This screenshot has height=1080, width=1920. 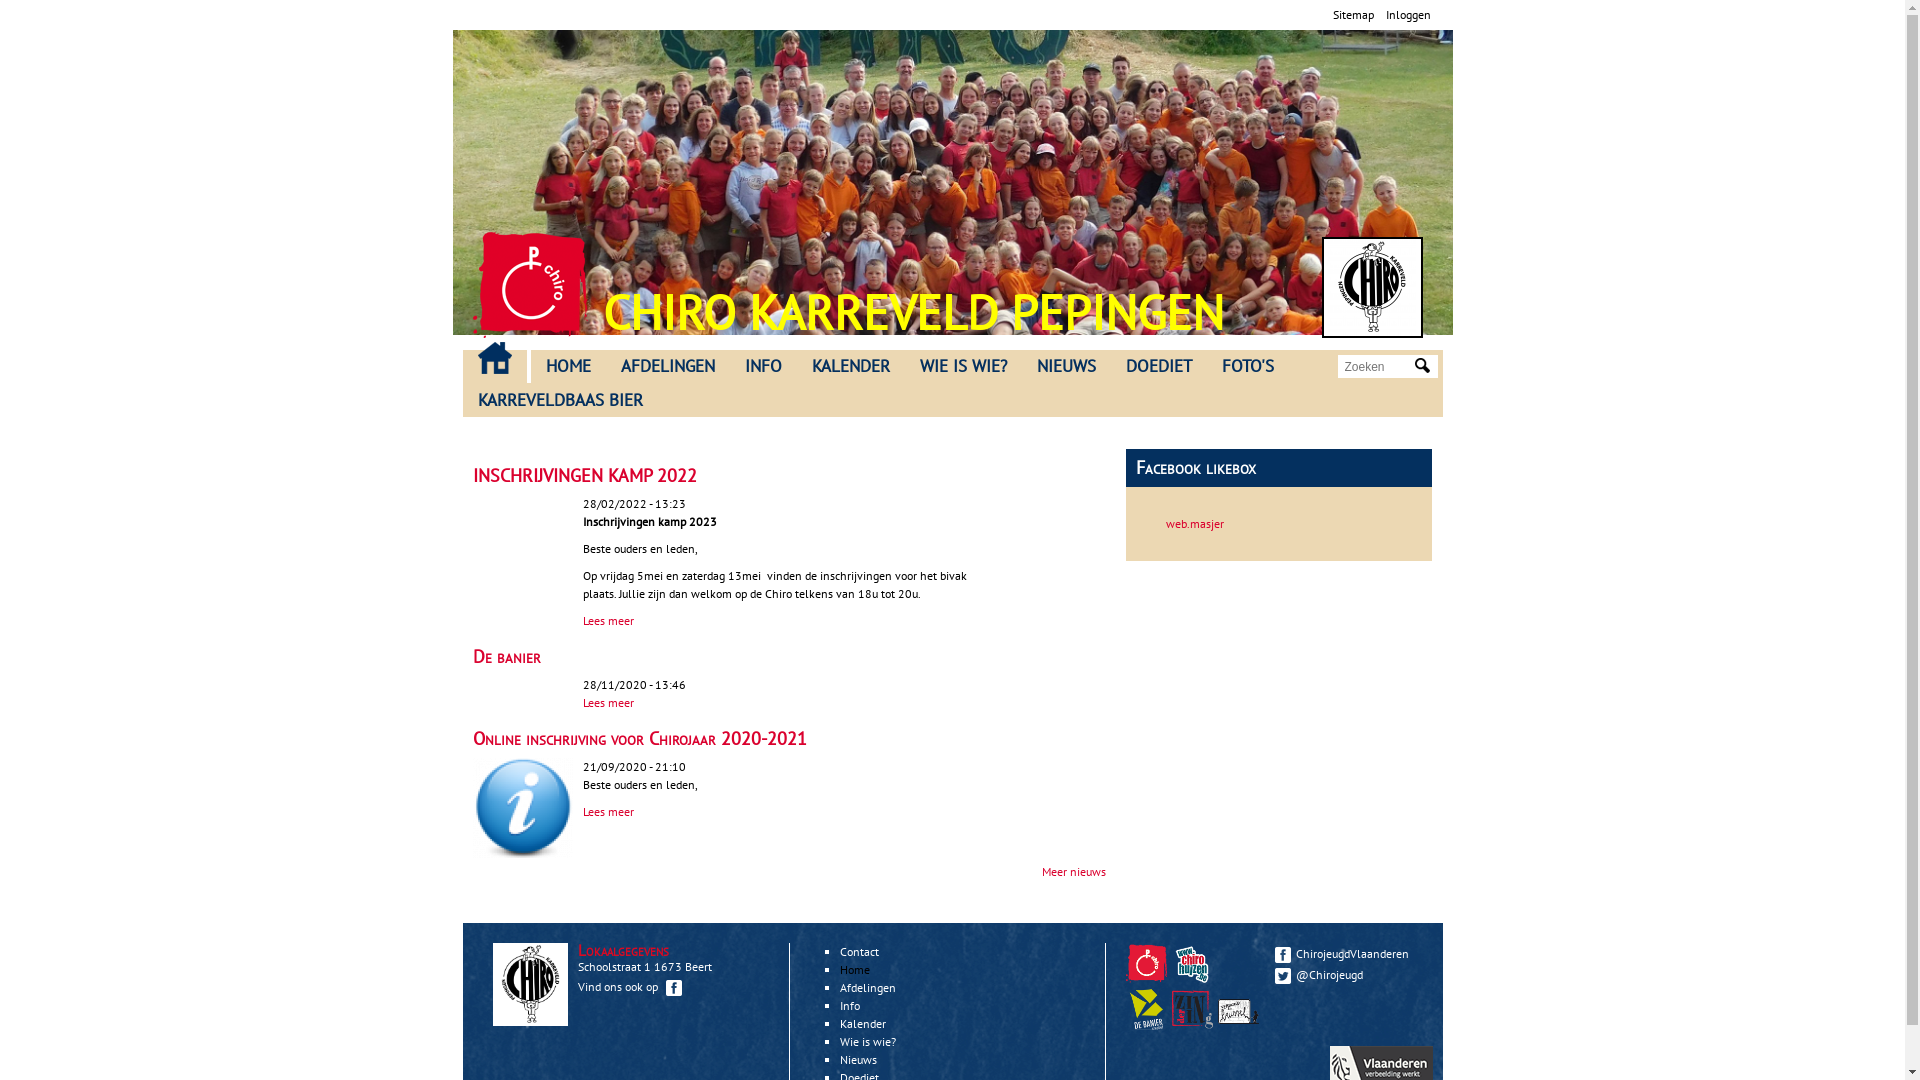 I want to click on 'Inloggen', so click(x=1407, y=14).